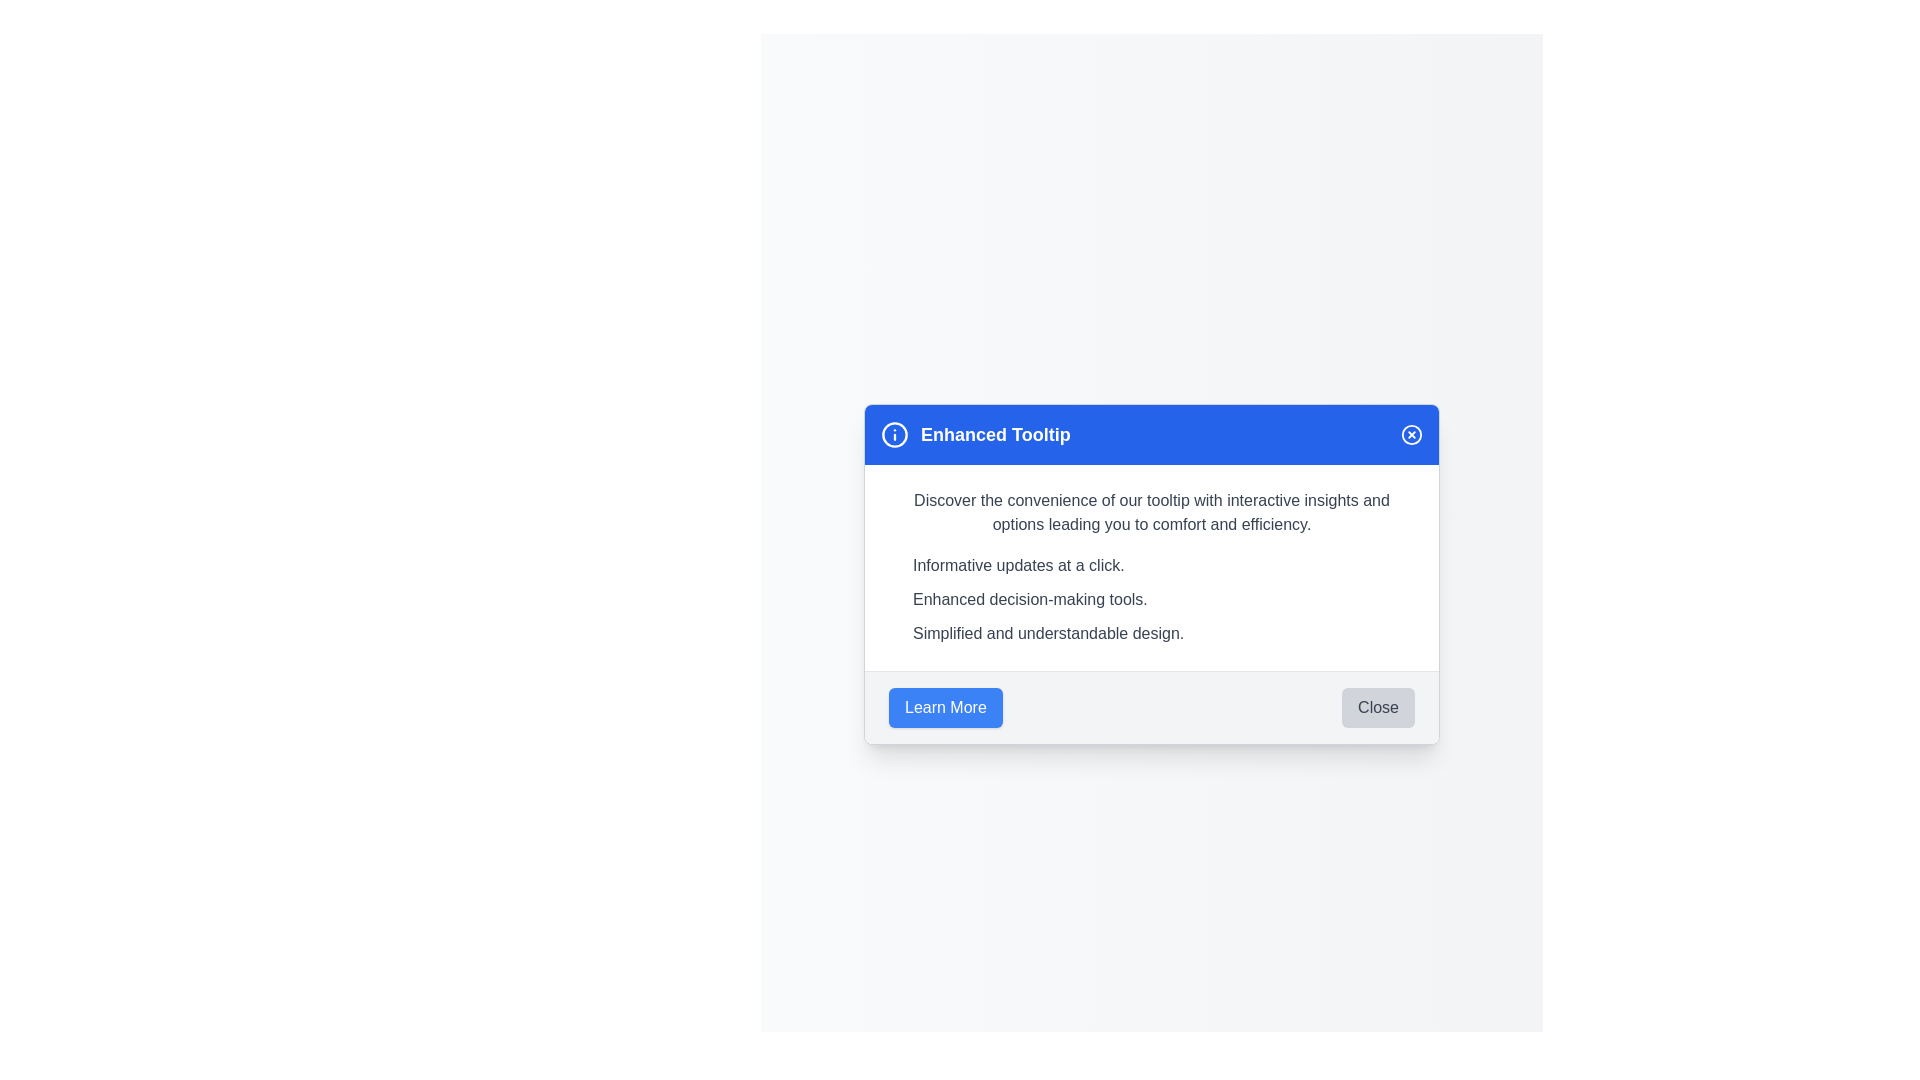  What do you see at coordinates (893, 433) in the screenshot?
I see `the SVG Circle Graphic that symbolizes 'information', located to the left of the 'Enhanced Tooltip' text in the header` at bounding box center [893, 433].